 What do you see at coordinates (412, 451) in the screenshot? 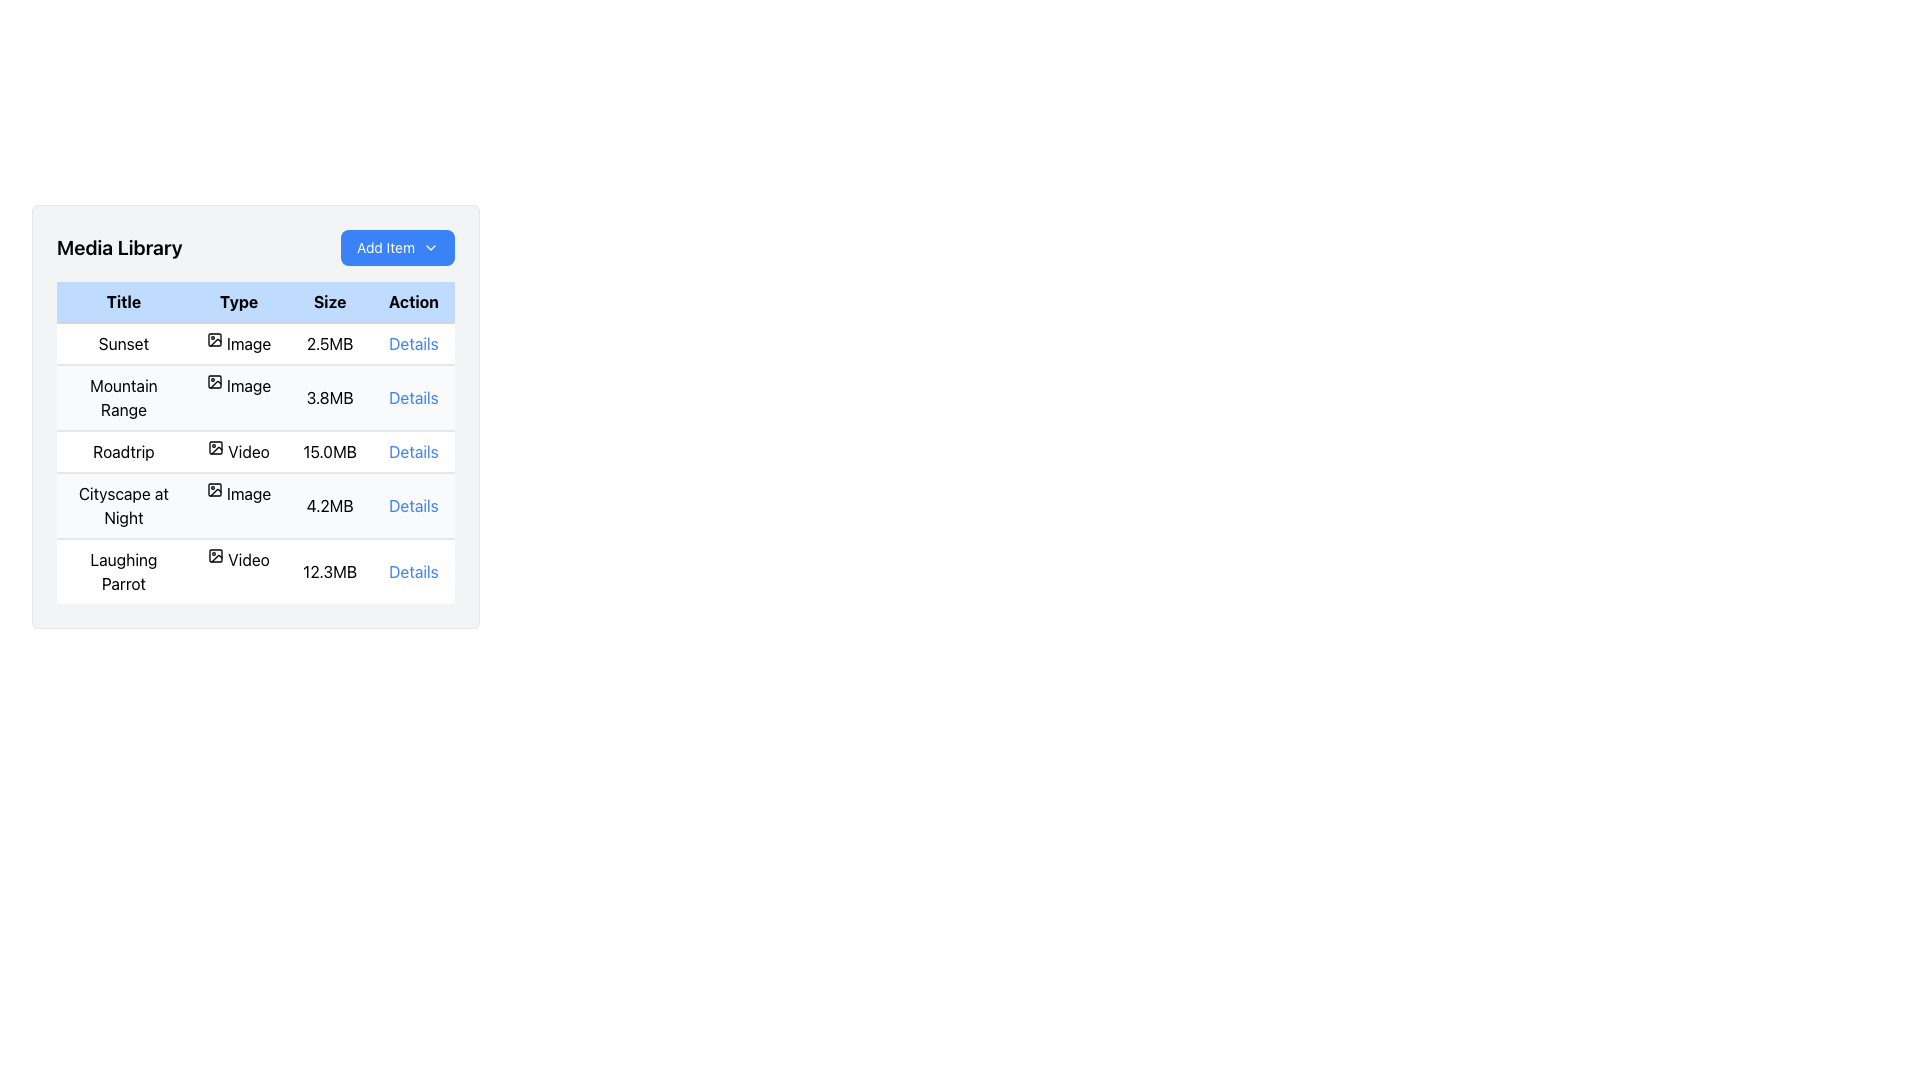
I see `the blue underlined link labeled 'Details' located in the rightmost column under the 'Action' heading in the 'Roadtrip' row of the table` at bounding box center [412, 451].